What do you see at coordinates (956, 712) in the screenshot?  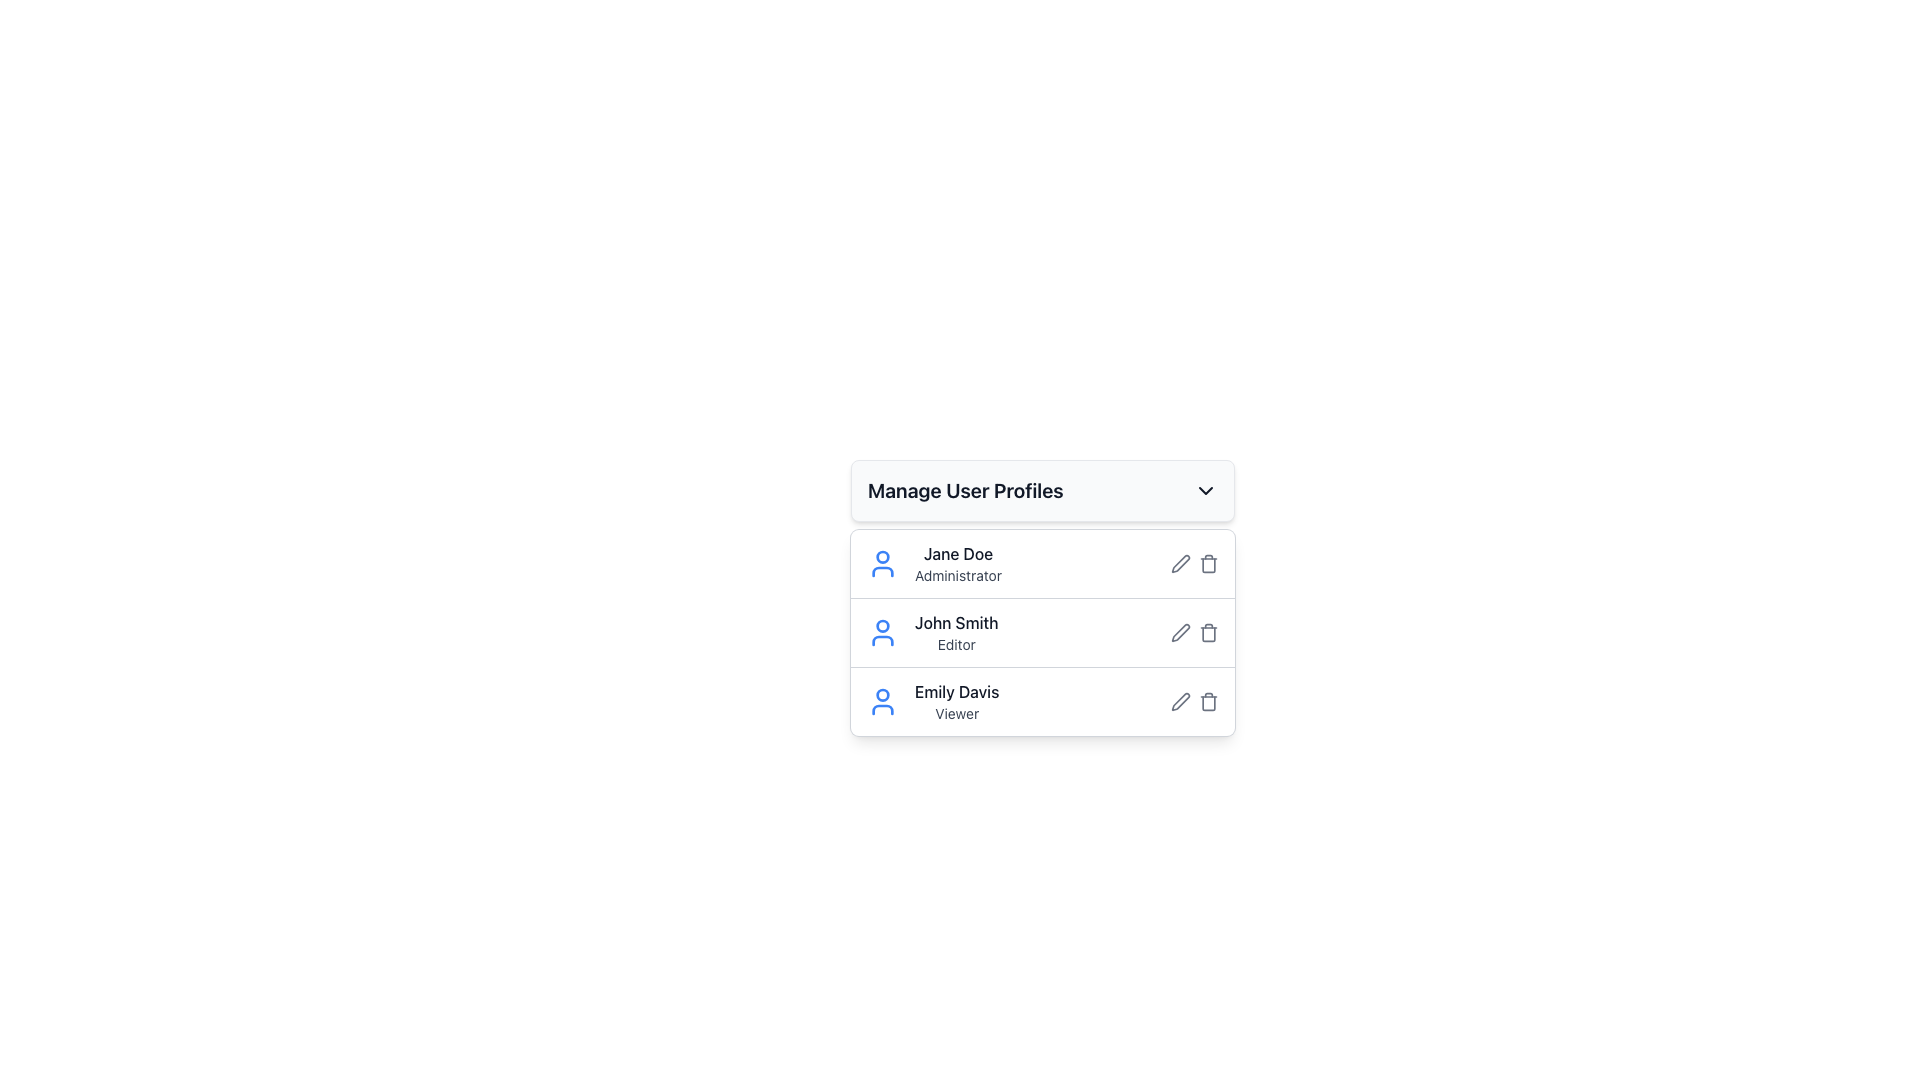 I see `role information displayed in the text label 'Viewer' for the user 'Emily Davis', which is located in the third row of the user profile list` at bounding box center [956, 712].